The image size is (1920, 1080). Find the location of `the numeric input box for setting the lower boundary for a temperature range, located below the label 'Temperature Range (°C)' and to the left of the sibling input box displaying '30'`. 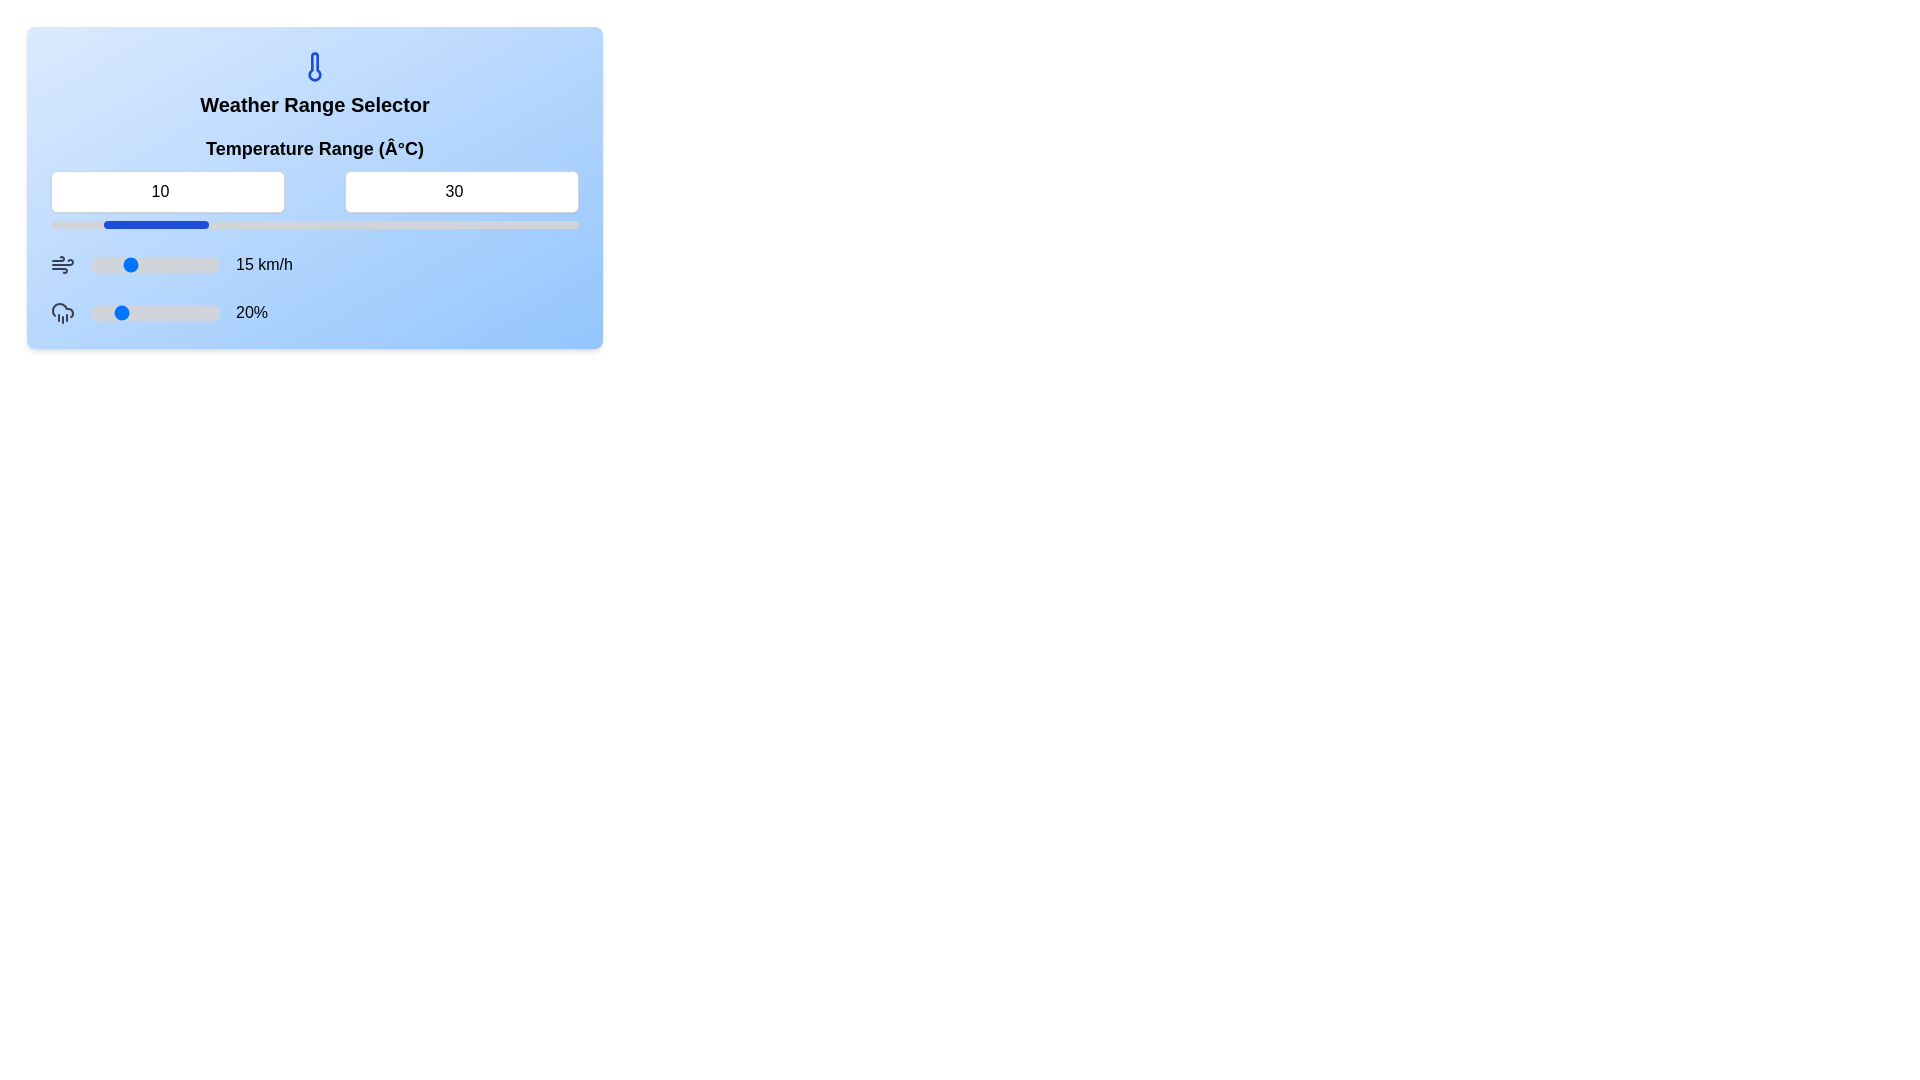

the numeric input box for setting the lower boundary for a temperature range, located below the label 'Temperature Range (°C)' and to the left of the sibling input box displaying '30' is located at coordinates (168, 192).